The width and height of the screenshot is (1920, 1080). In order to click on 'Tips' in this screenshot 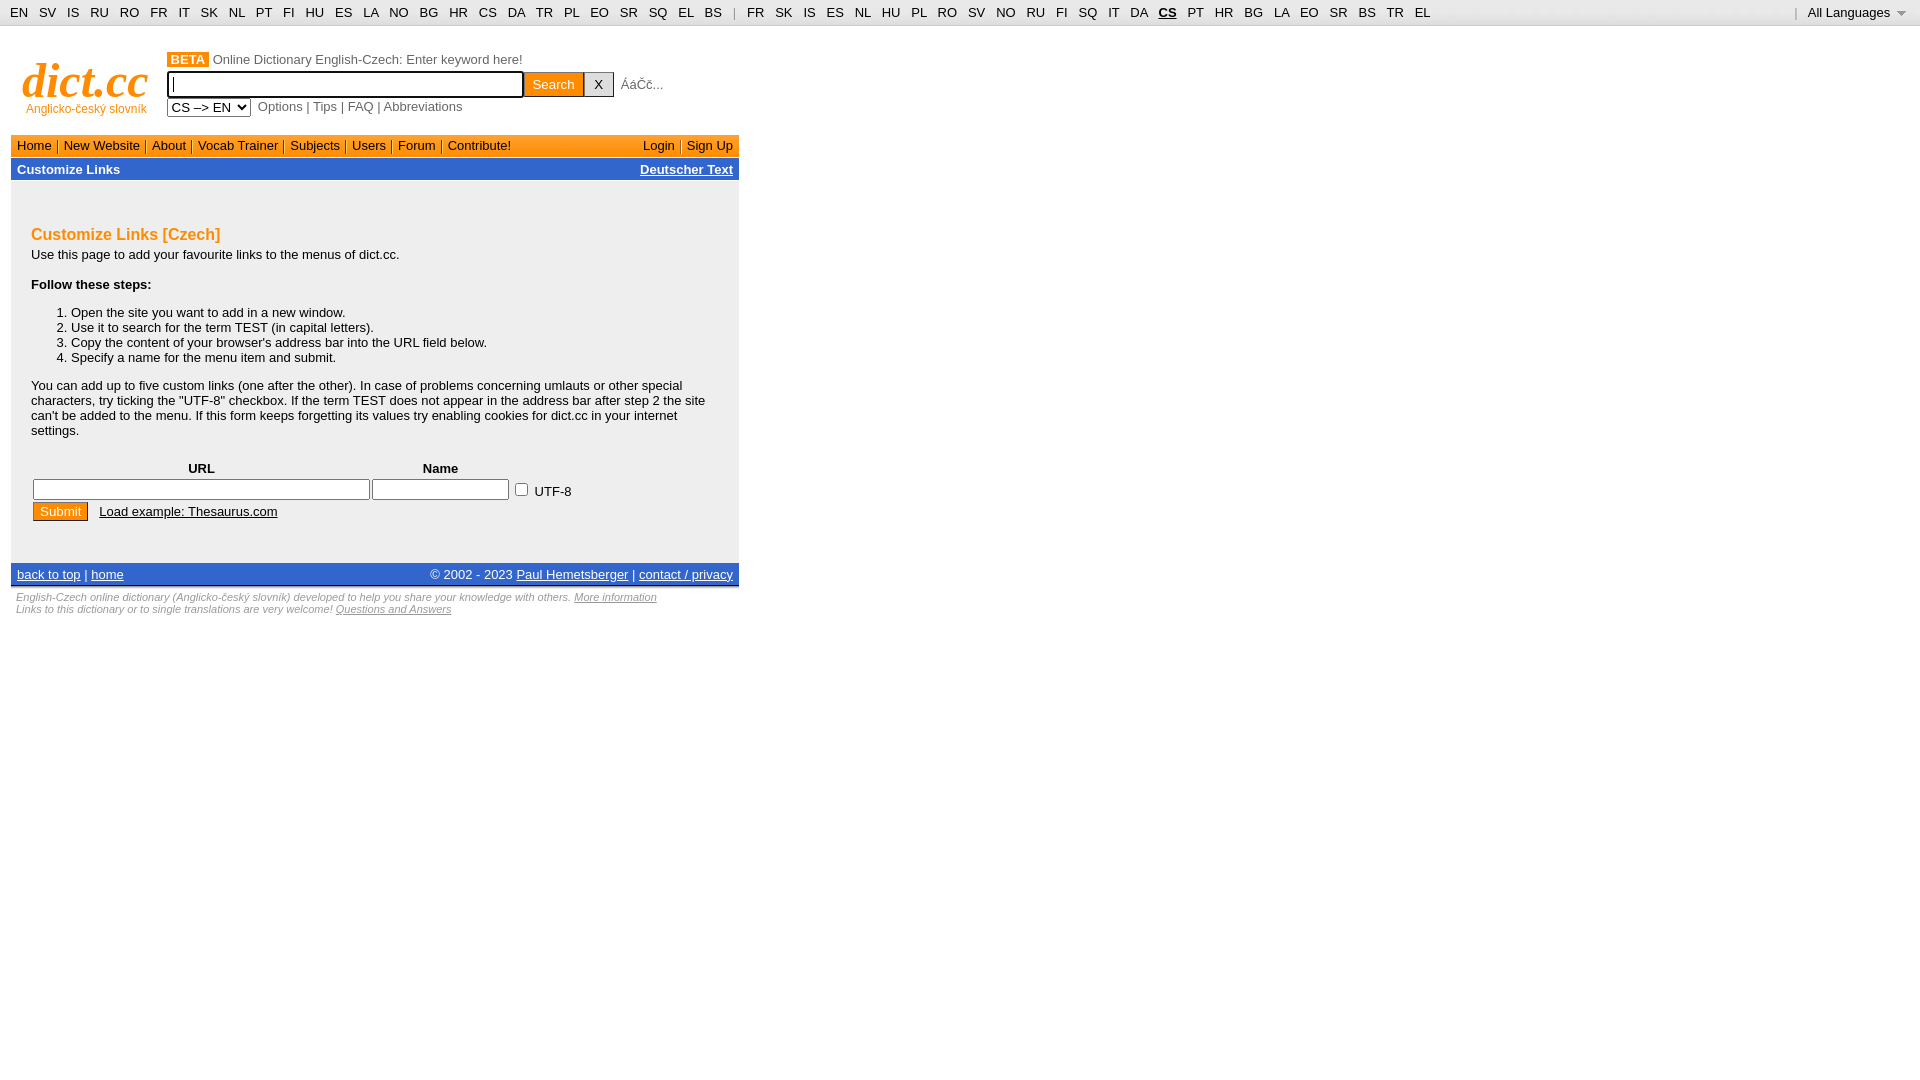, I will do `click(311, 106)`.